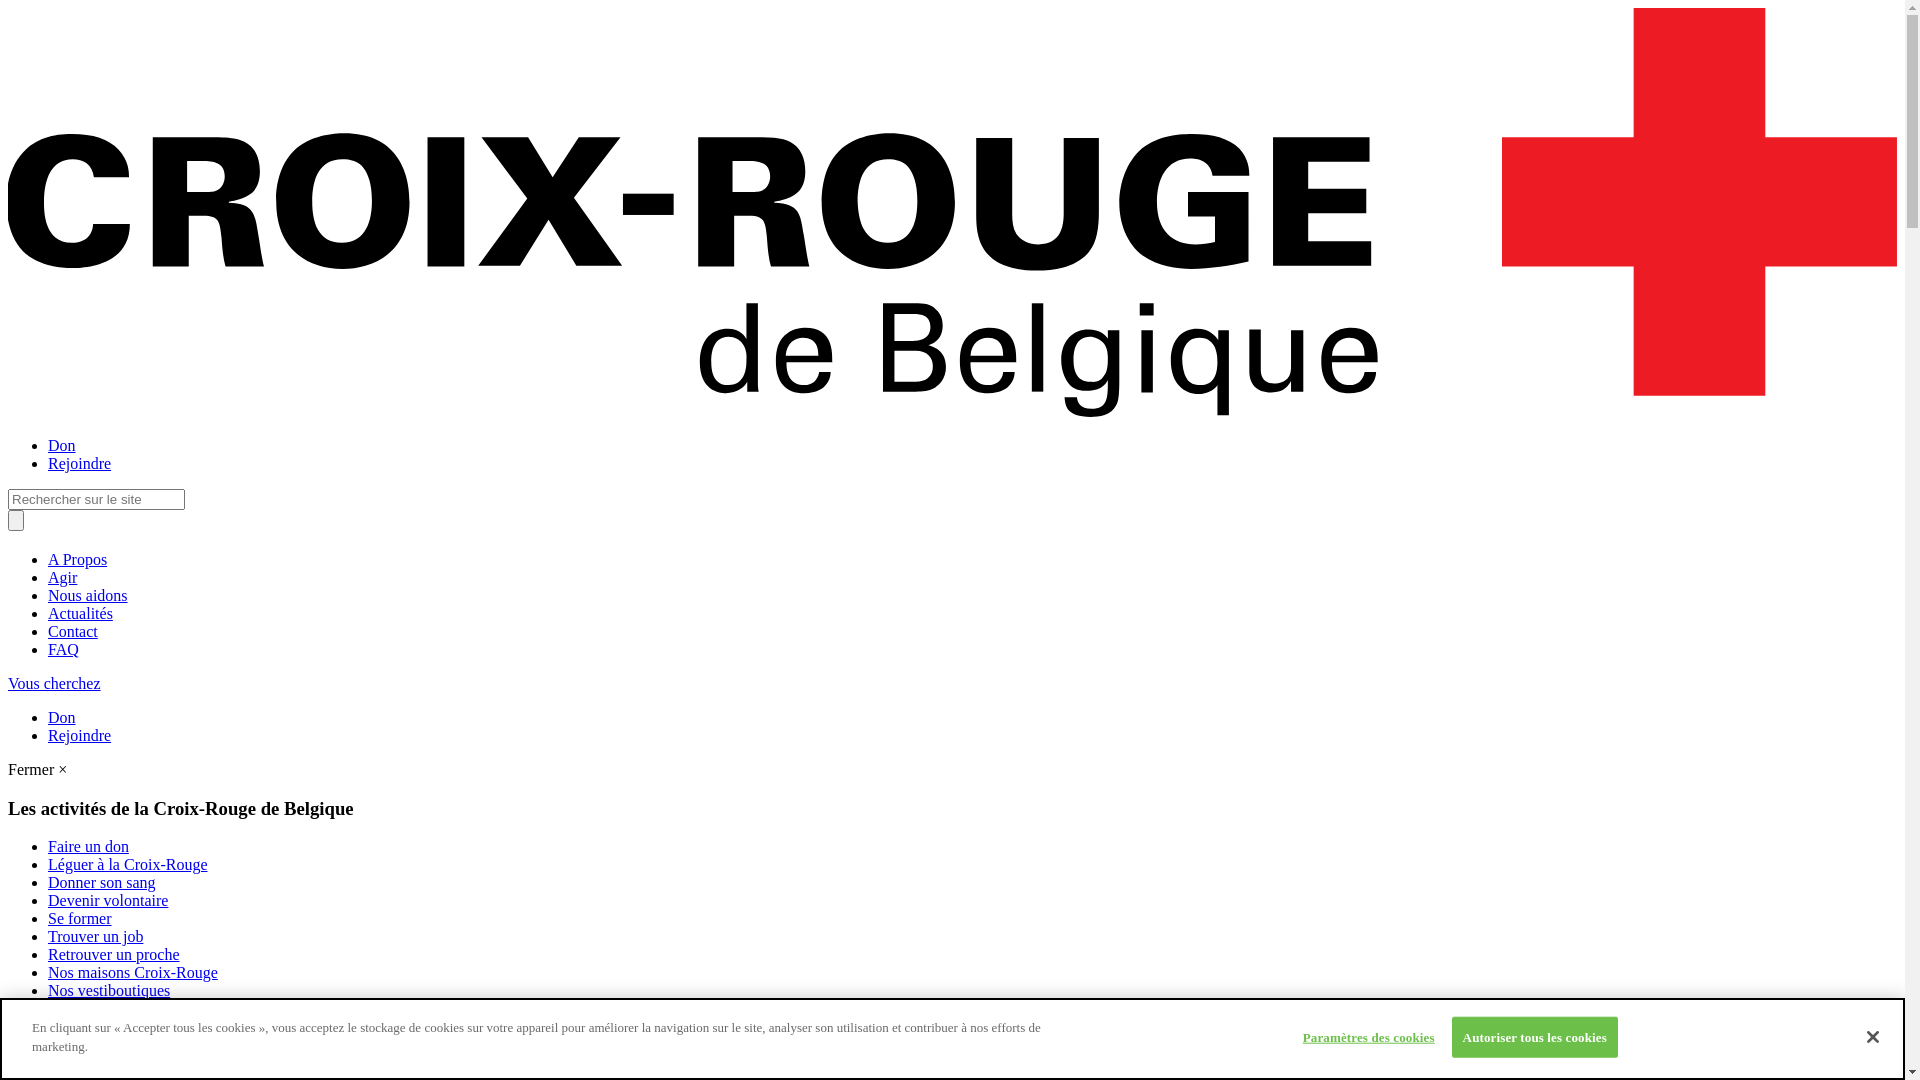  What do you see at coordinates (72, 631) in the screenshot?
I see `'Contact'` at bounding box center [72, 631].